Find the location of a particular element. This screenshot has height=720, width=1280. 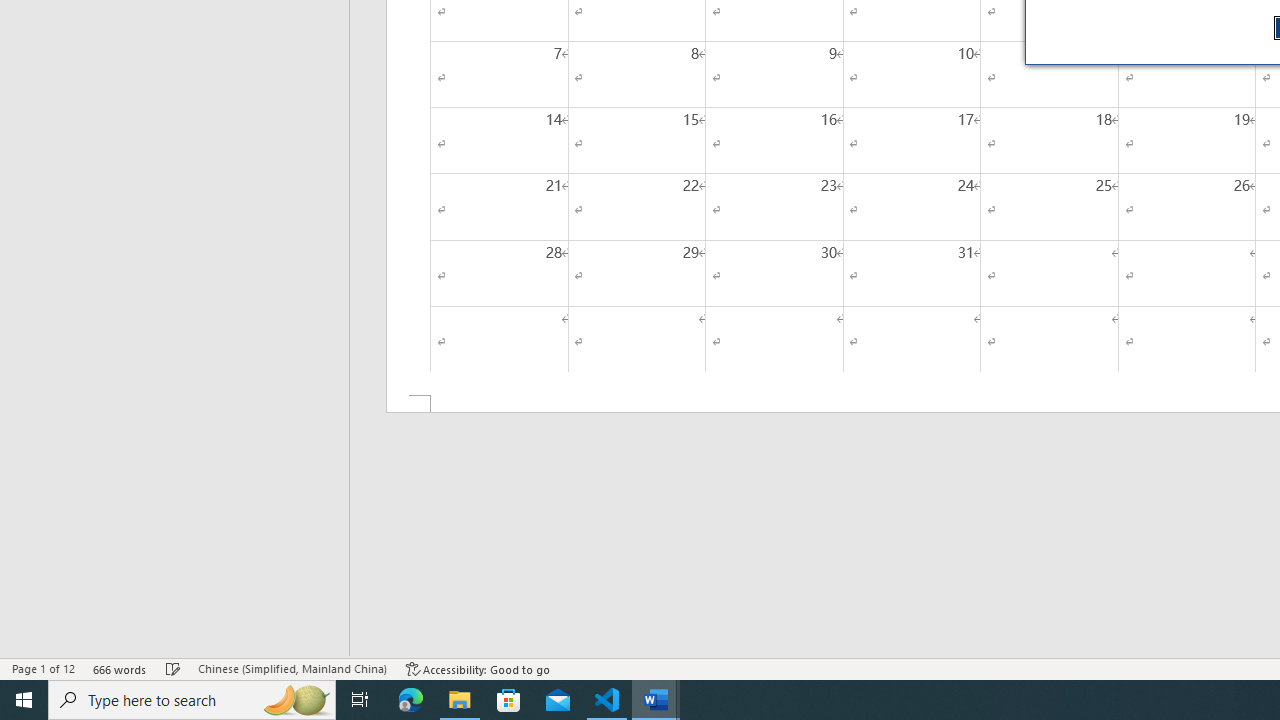

'Microsoft Edge' is located at coordinates (410, 698).